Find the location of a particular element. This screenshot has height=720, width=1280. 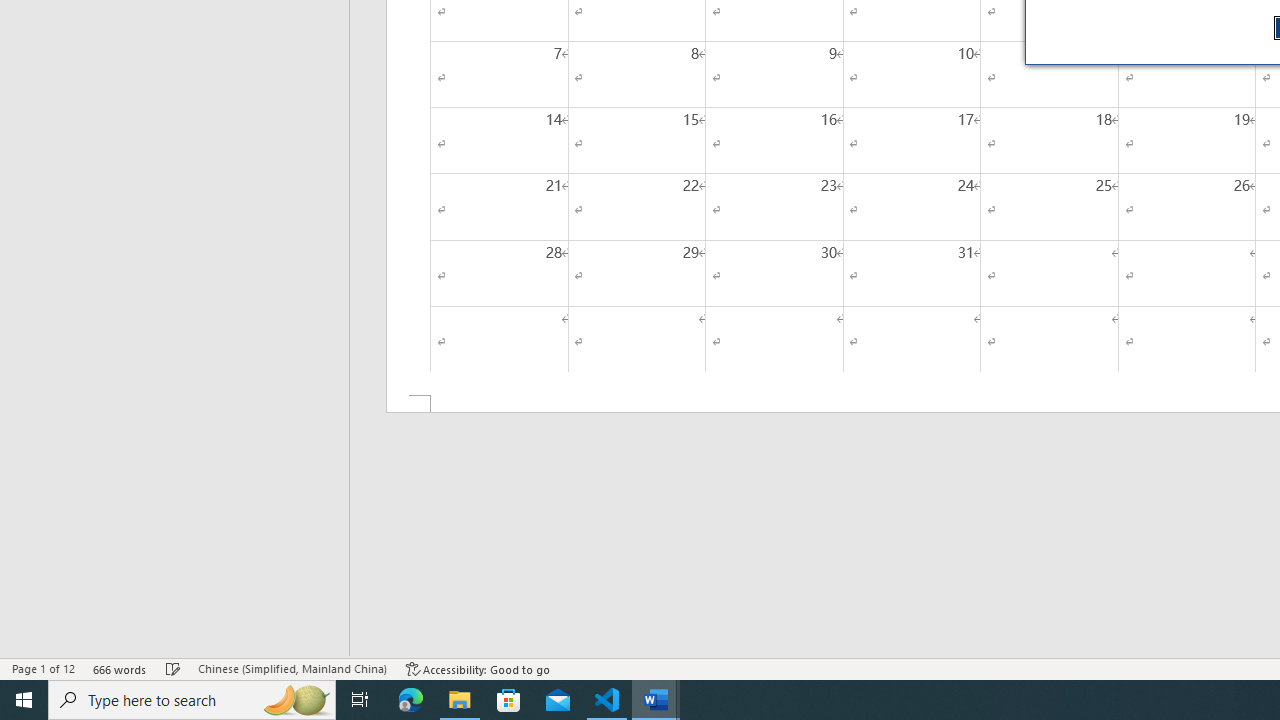

'Microsoft Edge' is located at coordinates (410, 698).